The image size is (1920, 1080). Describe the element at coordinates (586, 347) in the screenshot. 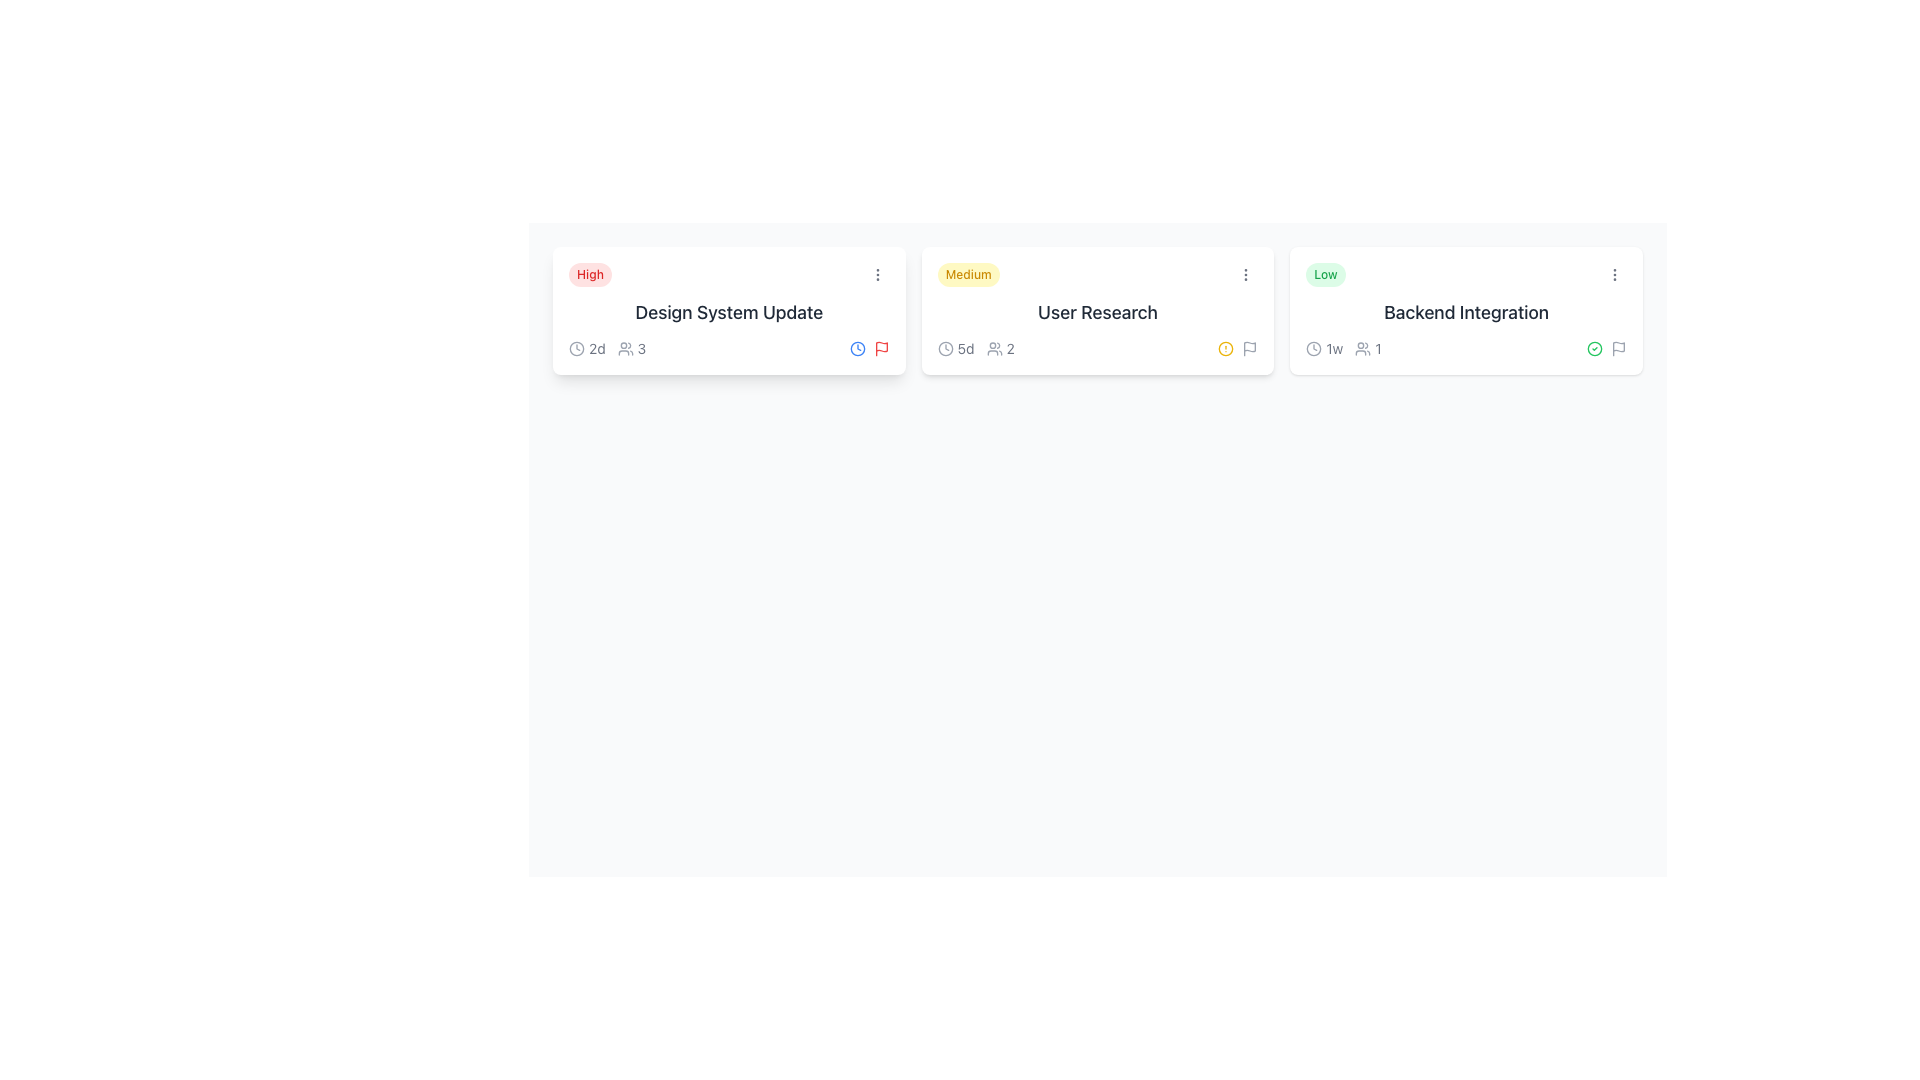

I see `the small clock icon with the text '2d' styled in gray, located in the first card titled 'Design System Update', positioned towards the bottom-left corner of the card` at that location.